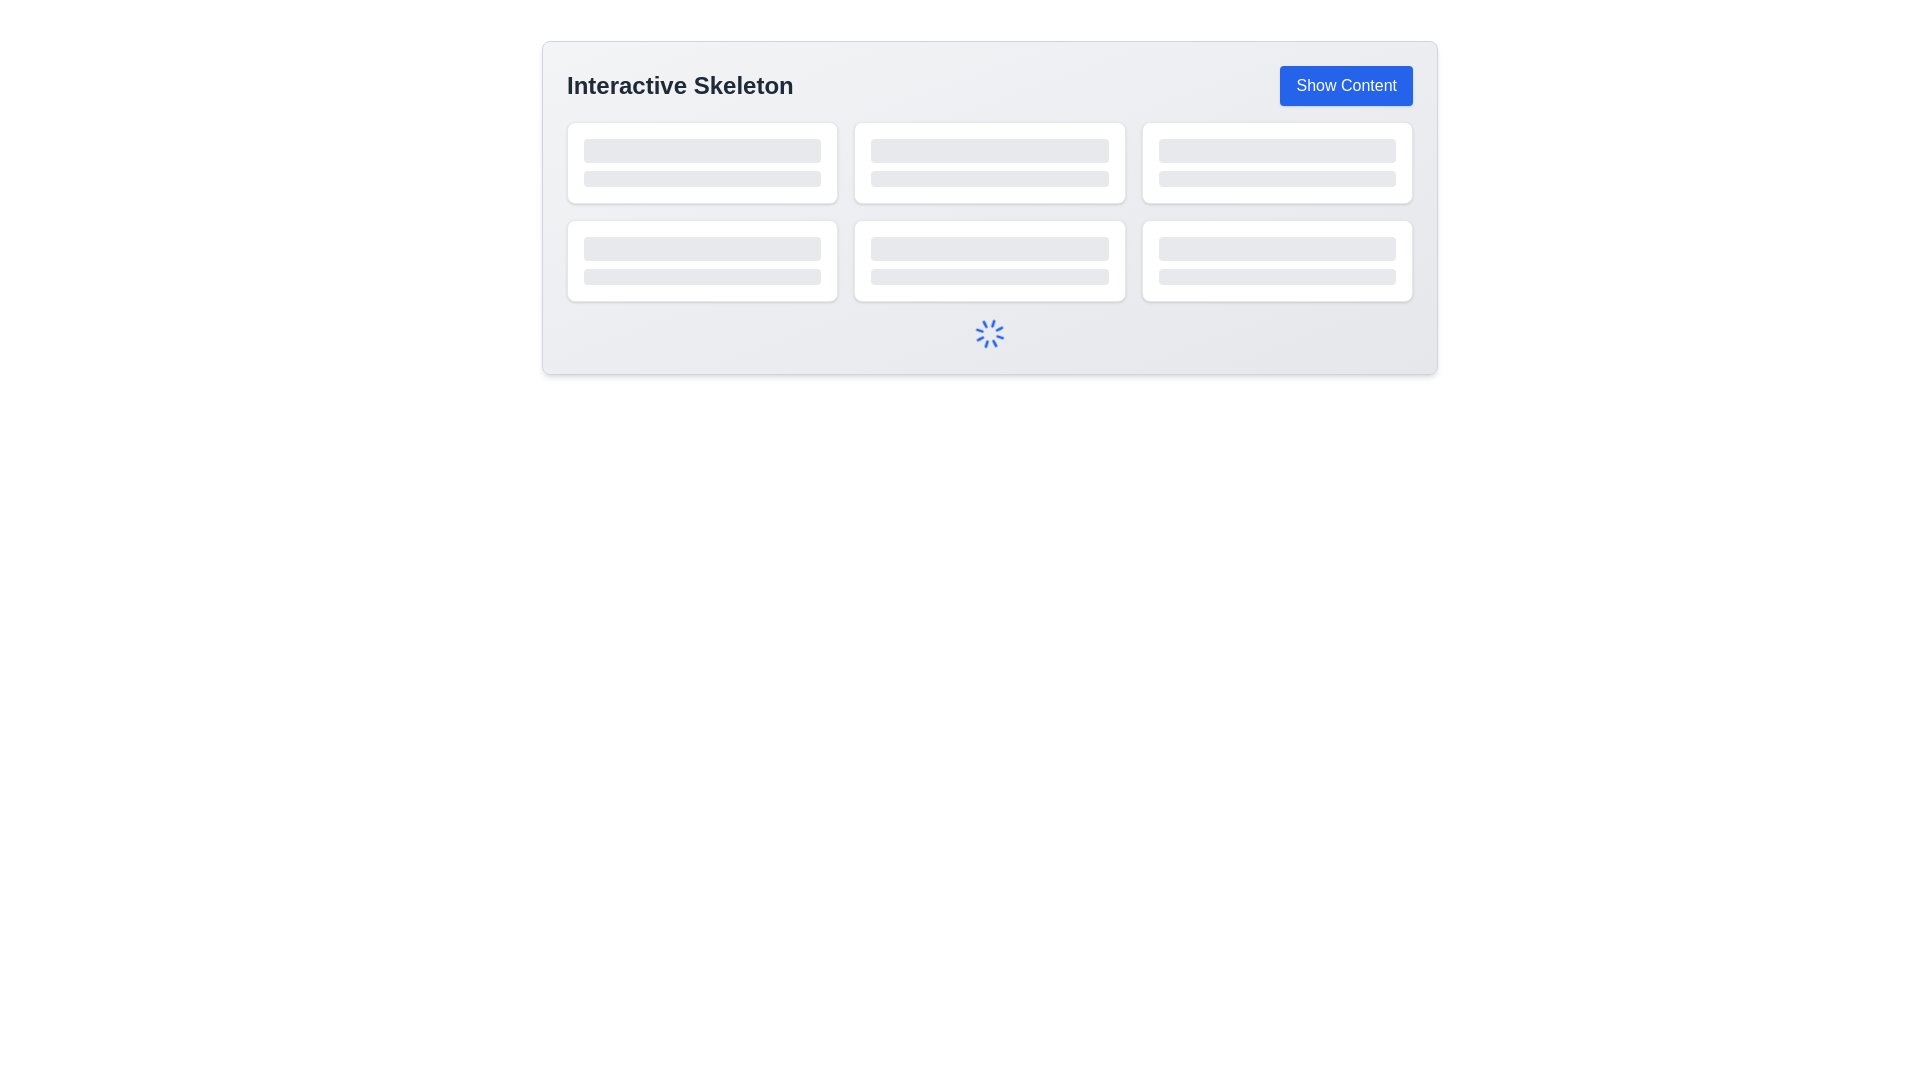 The width and height of the screenshot is (1920, 1080). I want to click on the placeholder card located in the first row and third column of the grid layout, characterized by its white background, rounded corners, and shadow effect, along with two horizontal gray bars arranged vertically, so click(1276, 161).